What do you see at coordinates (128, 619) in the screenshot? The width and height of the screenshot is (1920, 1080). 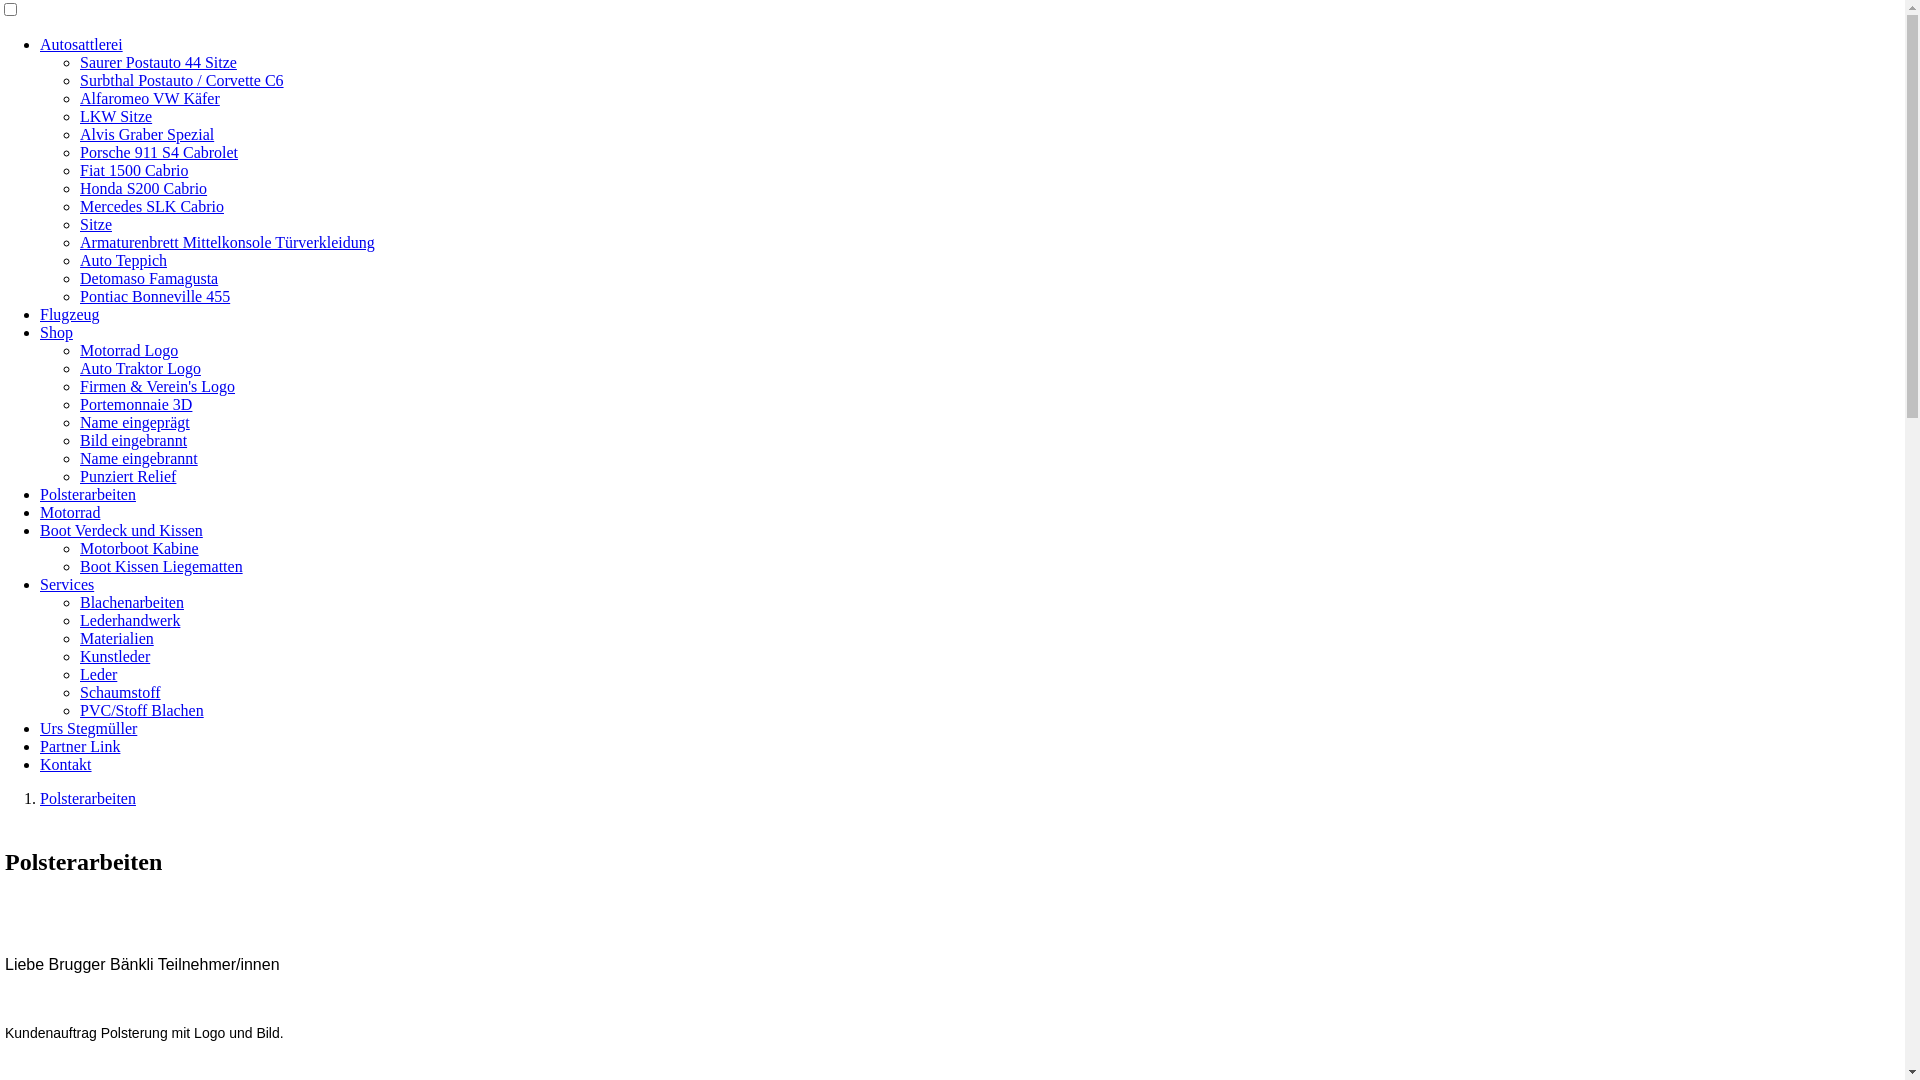 I see `'Lederhandwerk'` at bounding box center [128, 619].